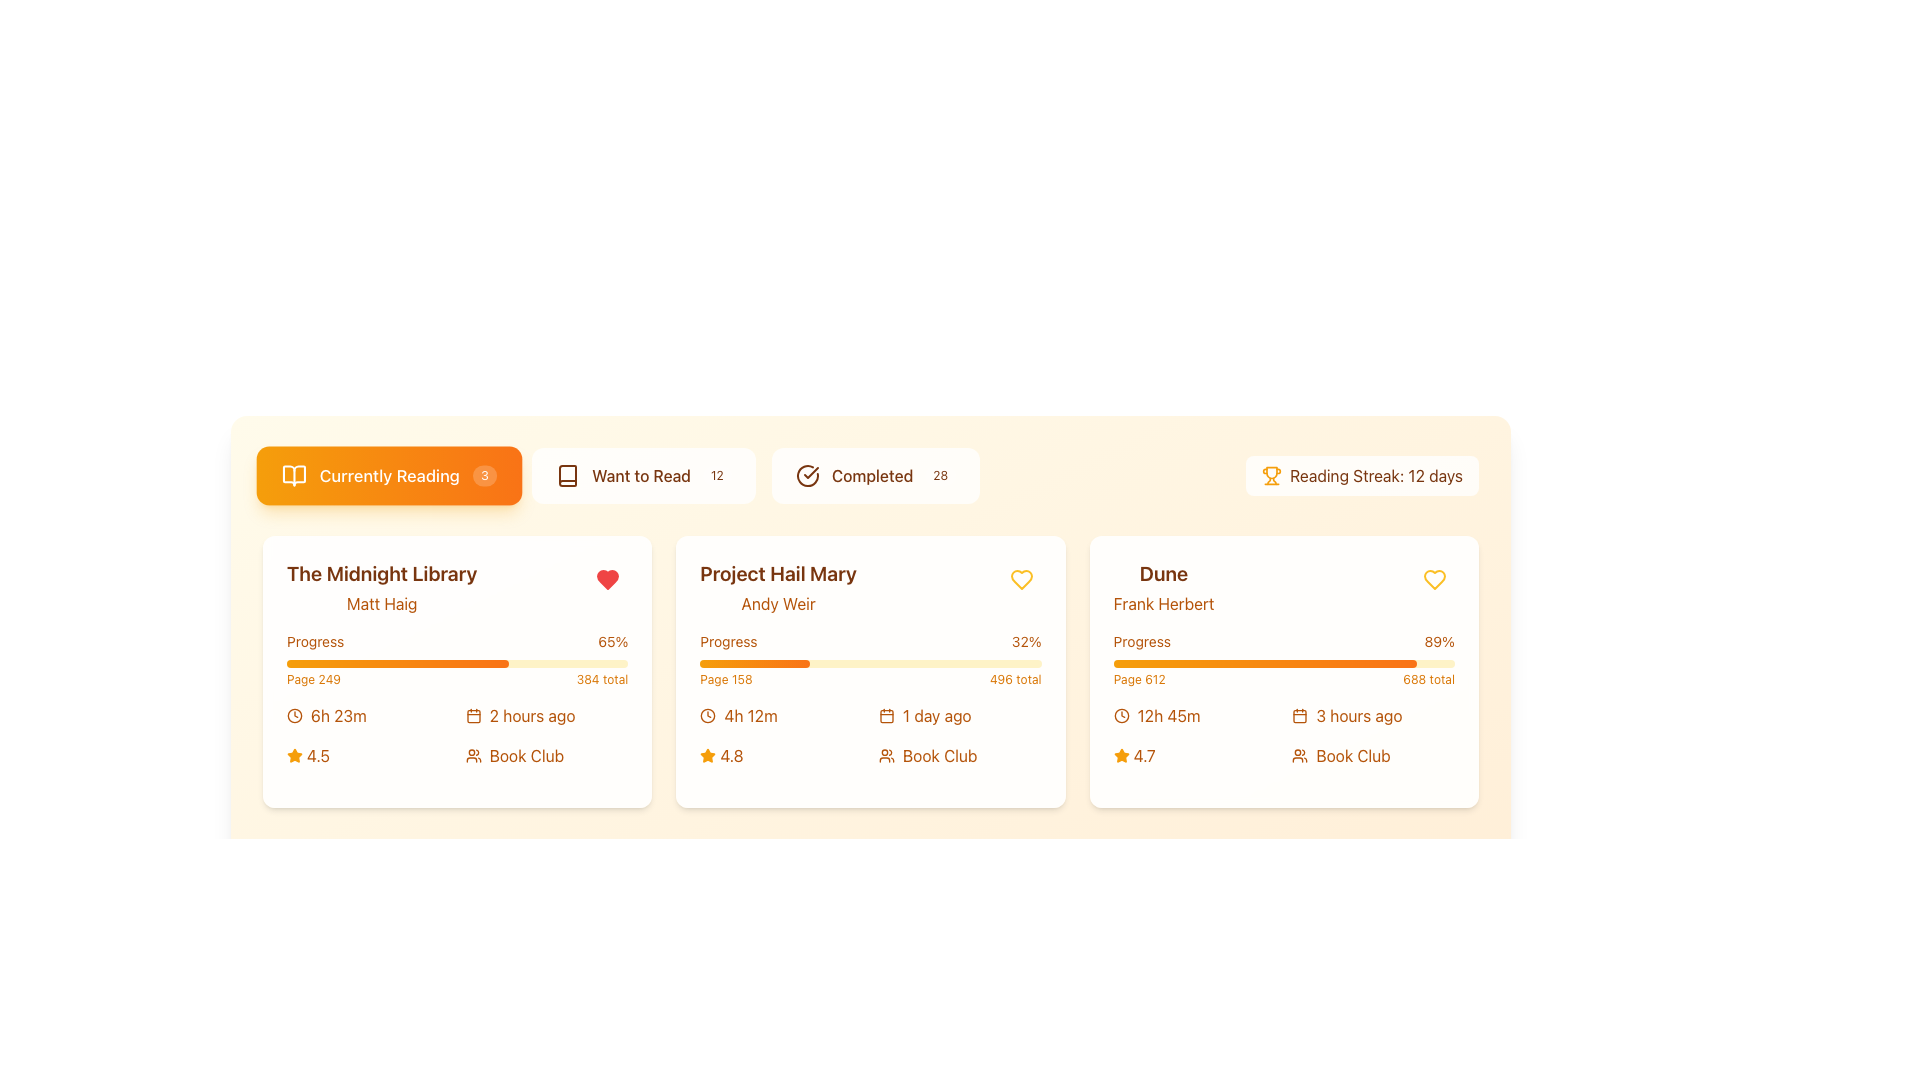  Describe the element at coordinates (939, 756) in the screenshot. I see `the static text label that indicates the category or tag for the book associated with a book club, located within the card under the ratings information section` at that location.